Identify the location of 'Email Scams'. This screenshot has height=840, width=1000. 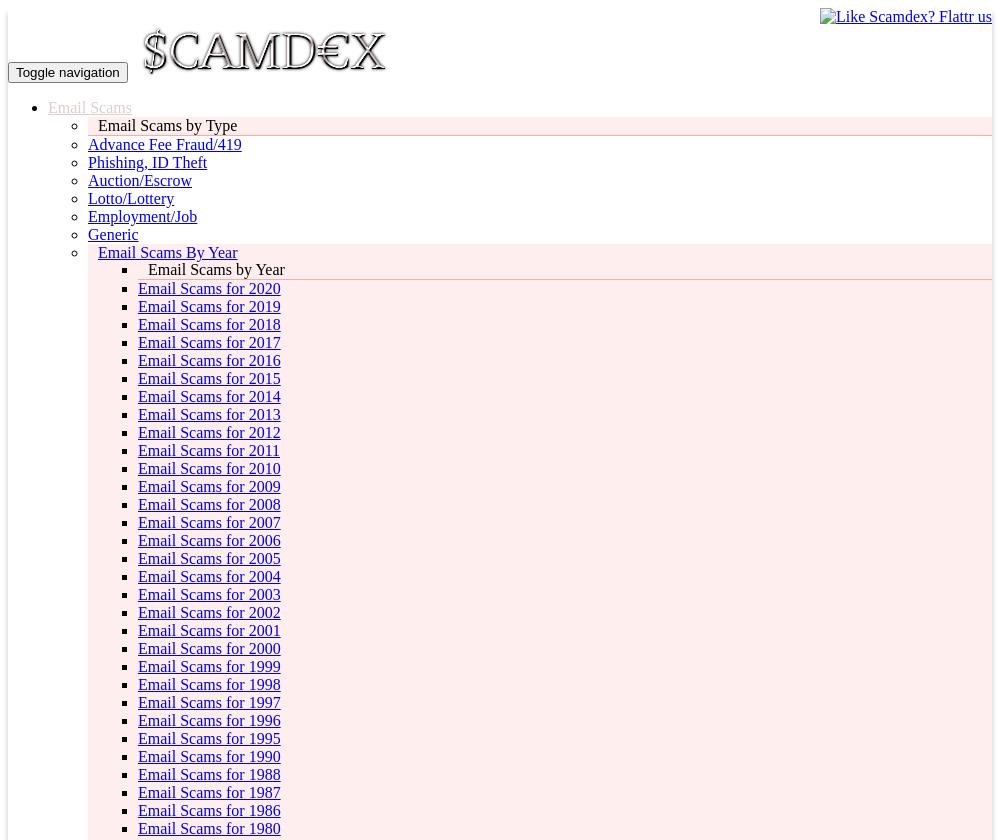
(88, 107).